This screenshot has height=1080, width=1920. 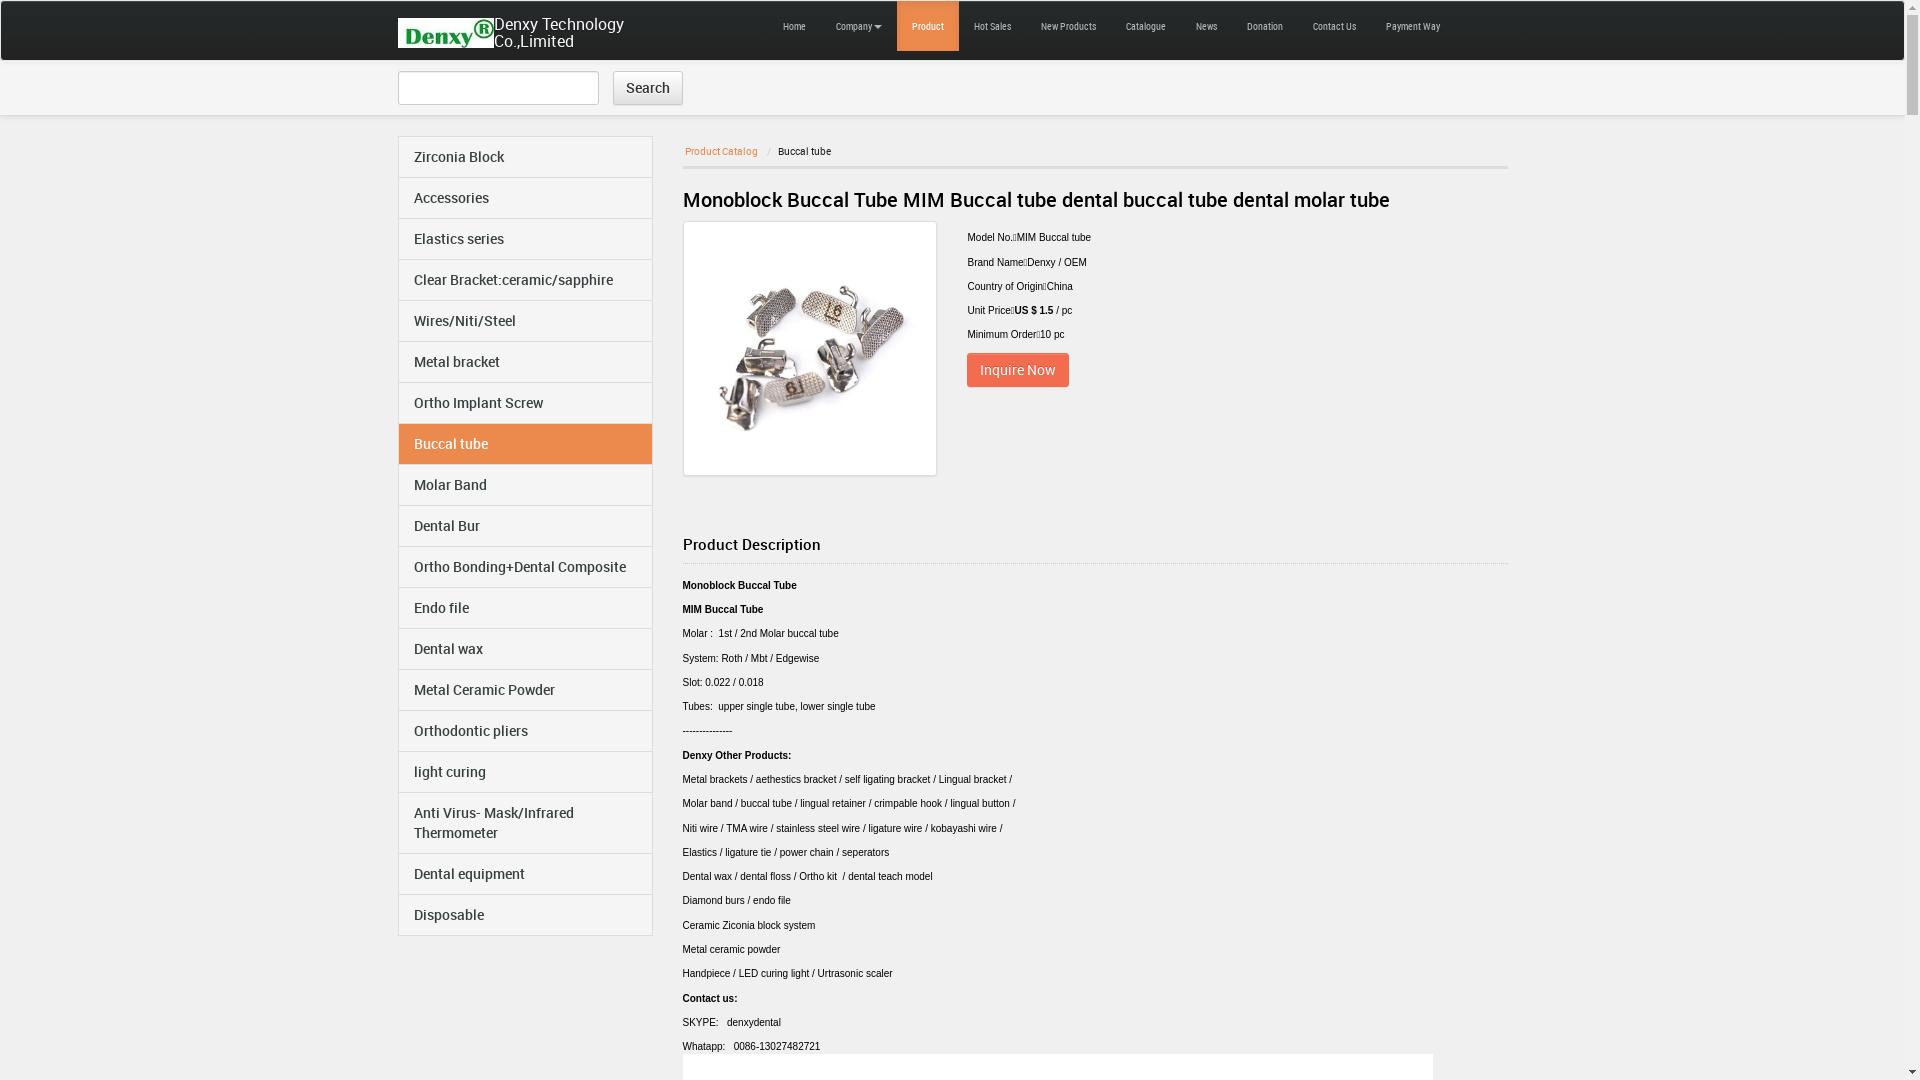 What do you see at coordinates (524, 770) in the screenshot?
I see `'light curing'` at bounding box center [524, 770].